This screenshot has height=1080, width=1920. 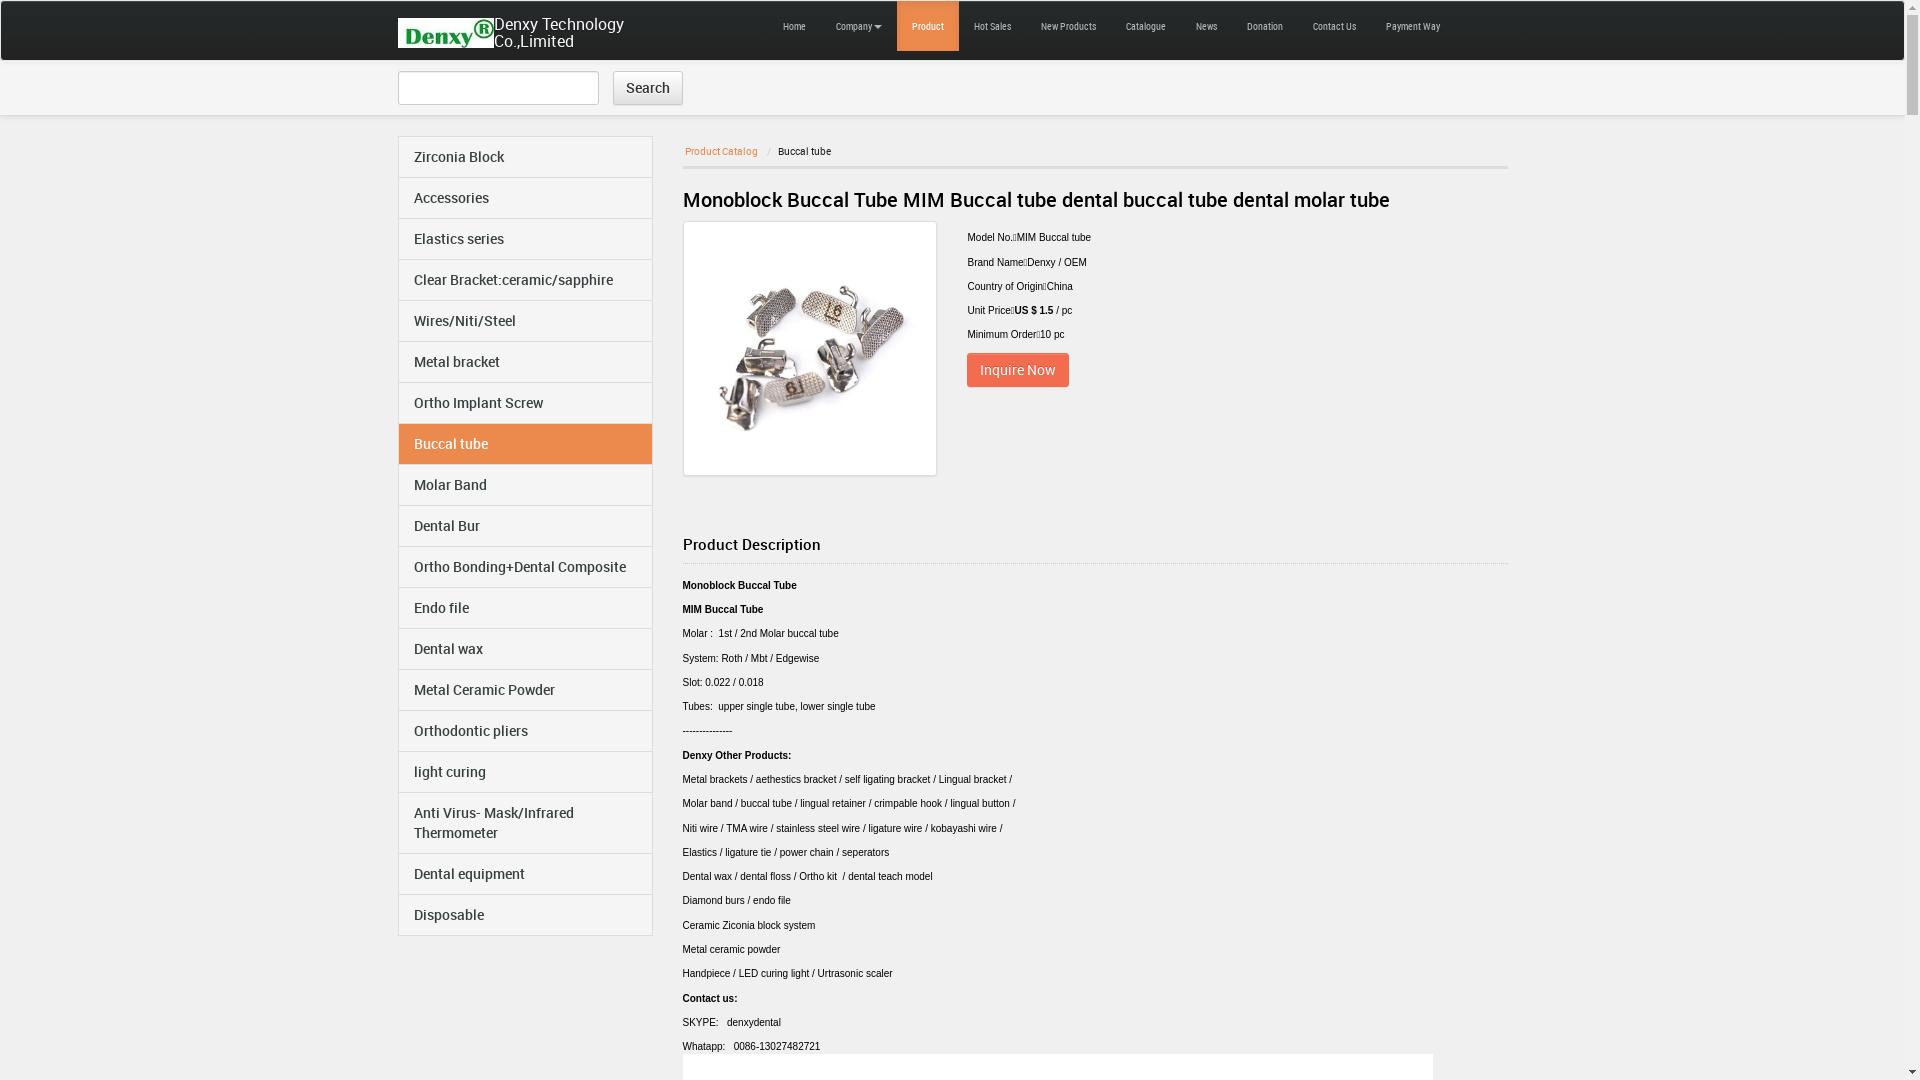 What do you see at coordinates (524, 770) in the screenshot?
I see `'light curing'` at bounding box center [524, 770].